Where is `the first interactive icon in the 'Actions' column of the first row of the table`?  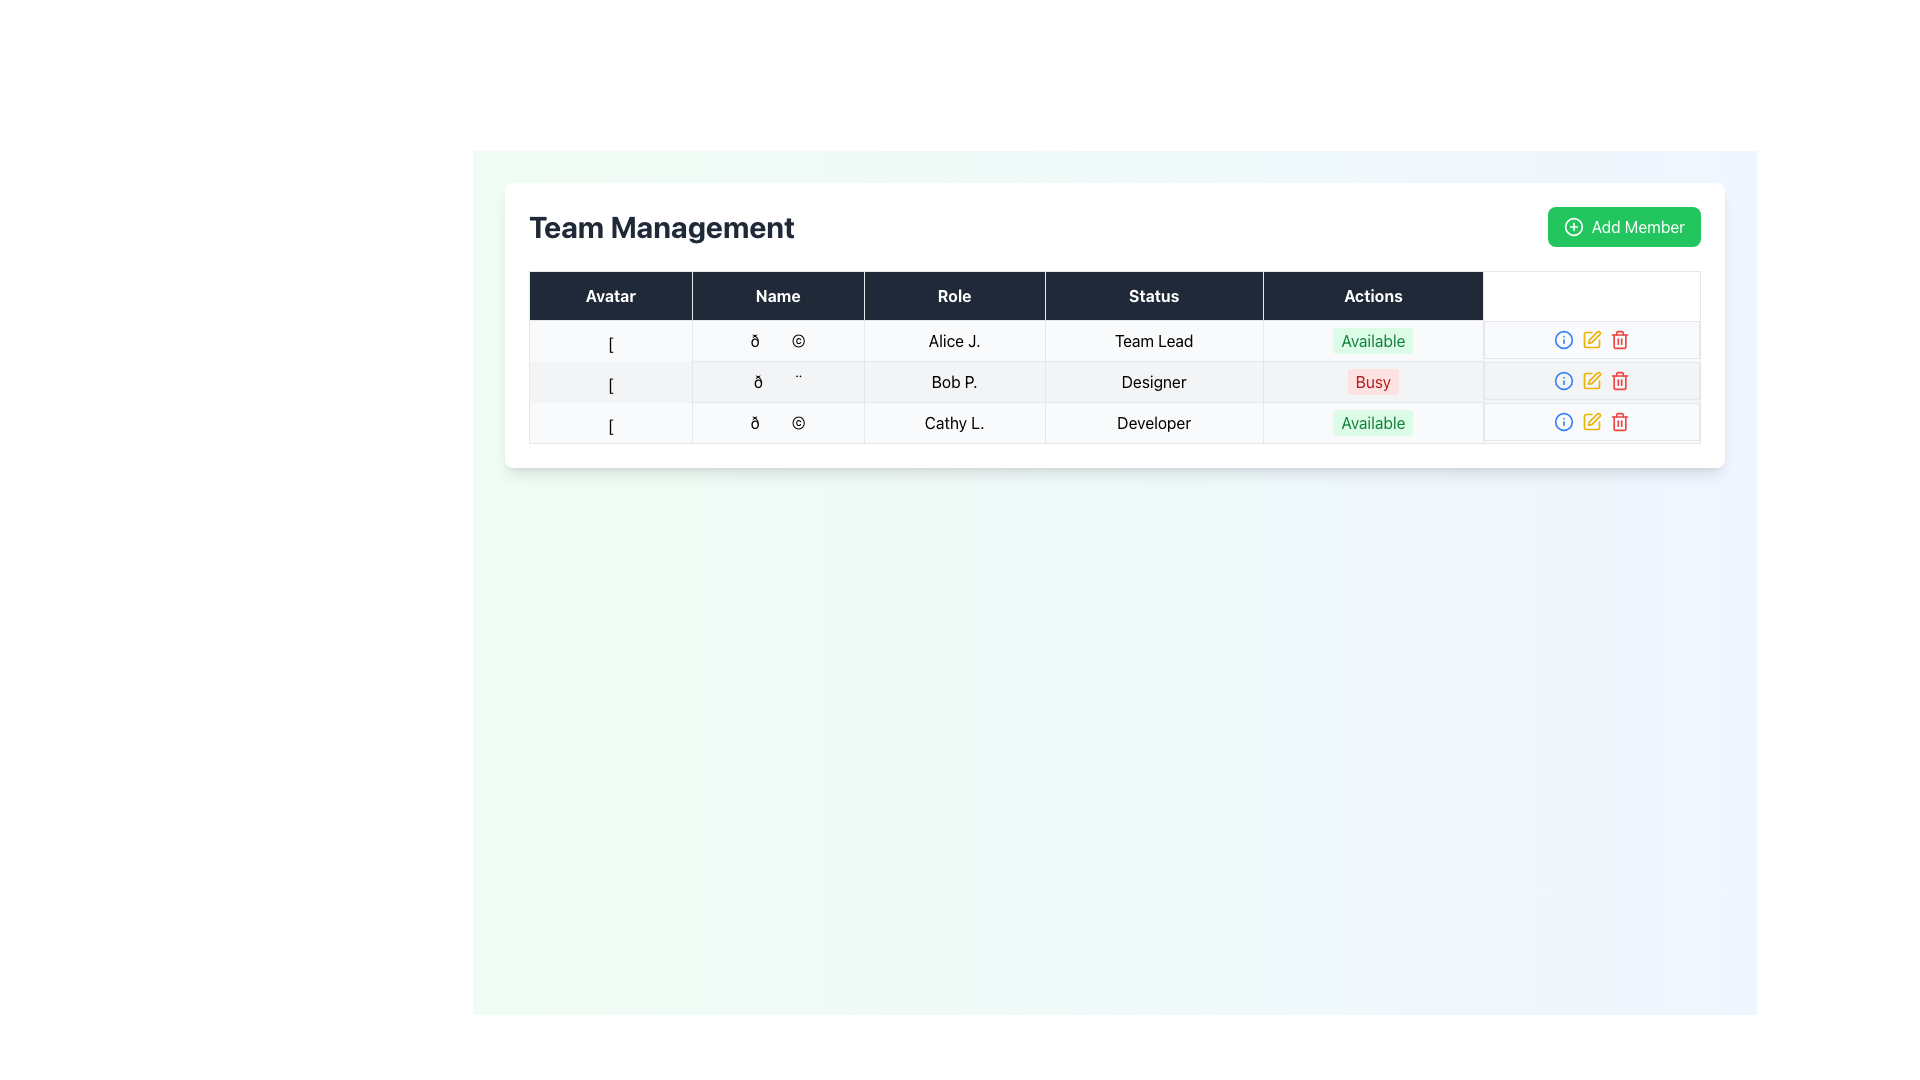 the first interactive icon in the 'Actions' column of the first row of the table is located at coordinates (1563, 420).